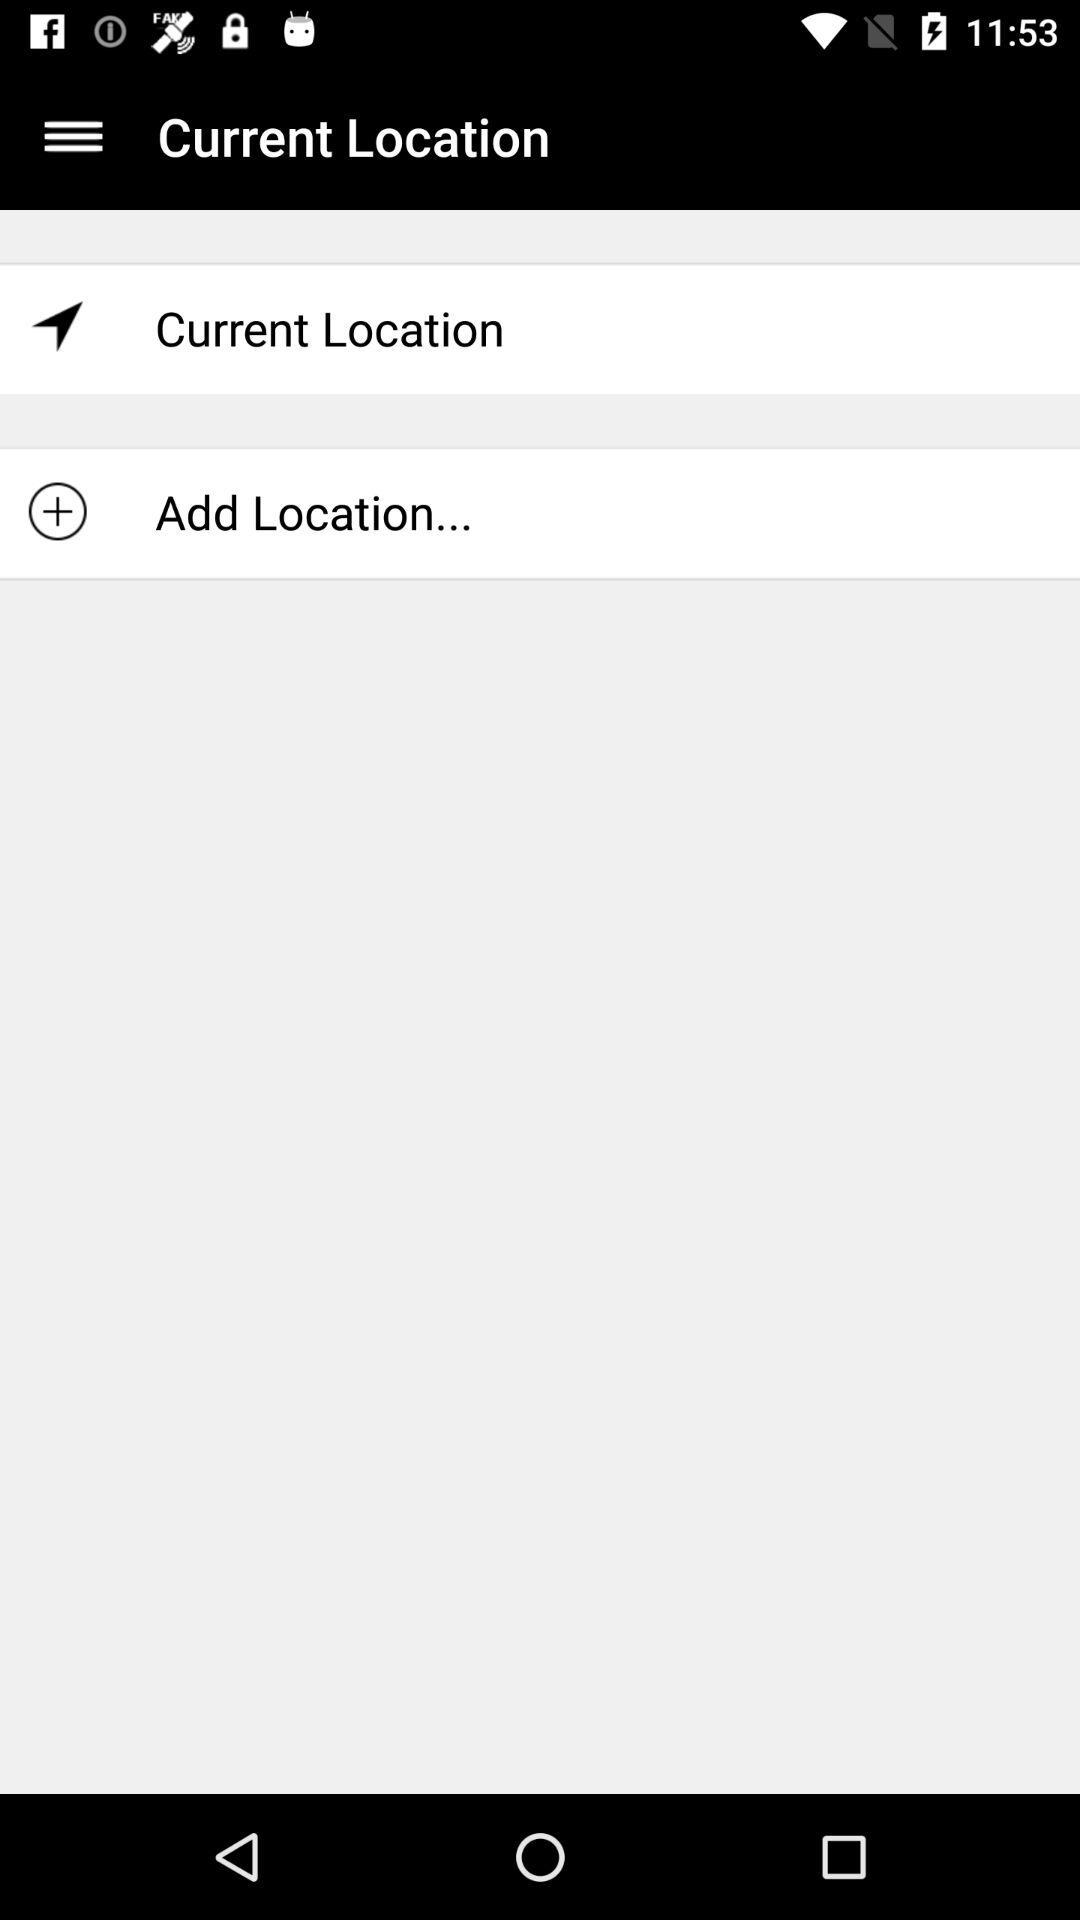  Describe the element at coordinates (72, 135) in the screenshot. I see `the item above the current location` at that location.